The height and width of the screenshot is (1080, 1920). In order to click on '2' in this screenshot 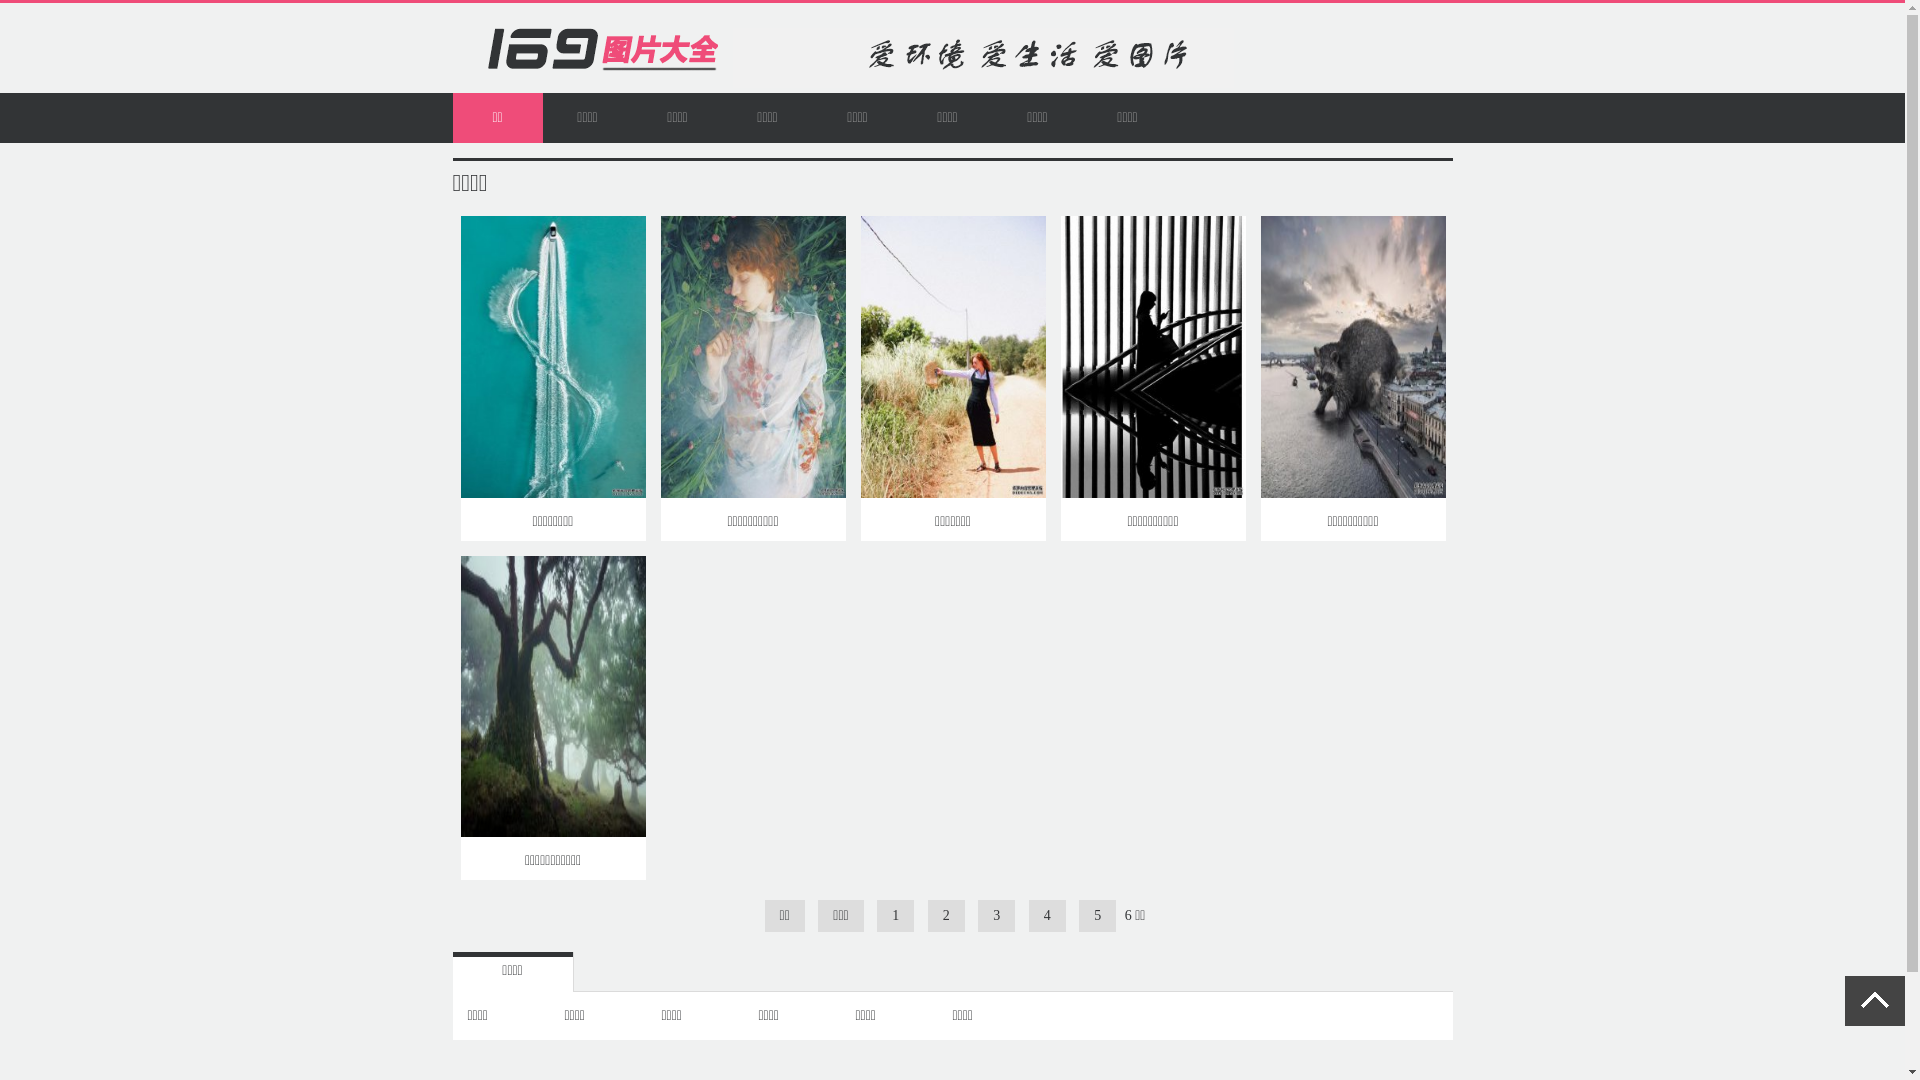, I will do `click(945, 915)`.